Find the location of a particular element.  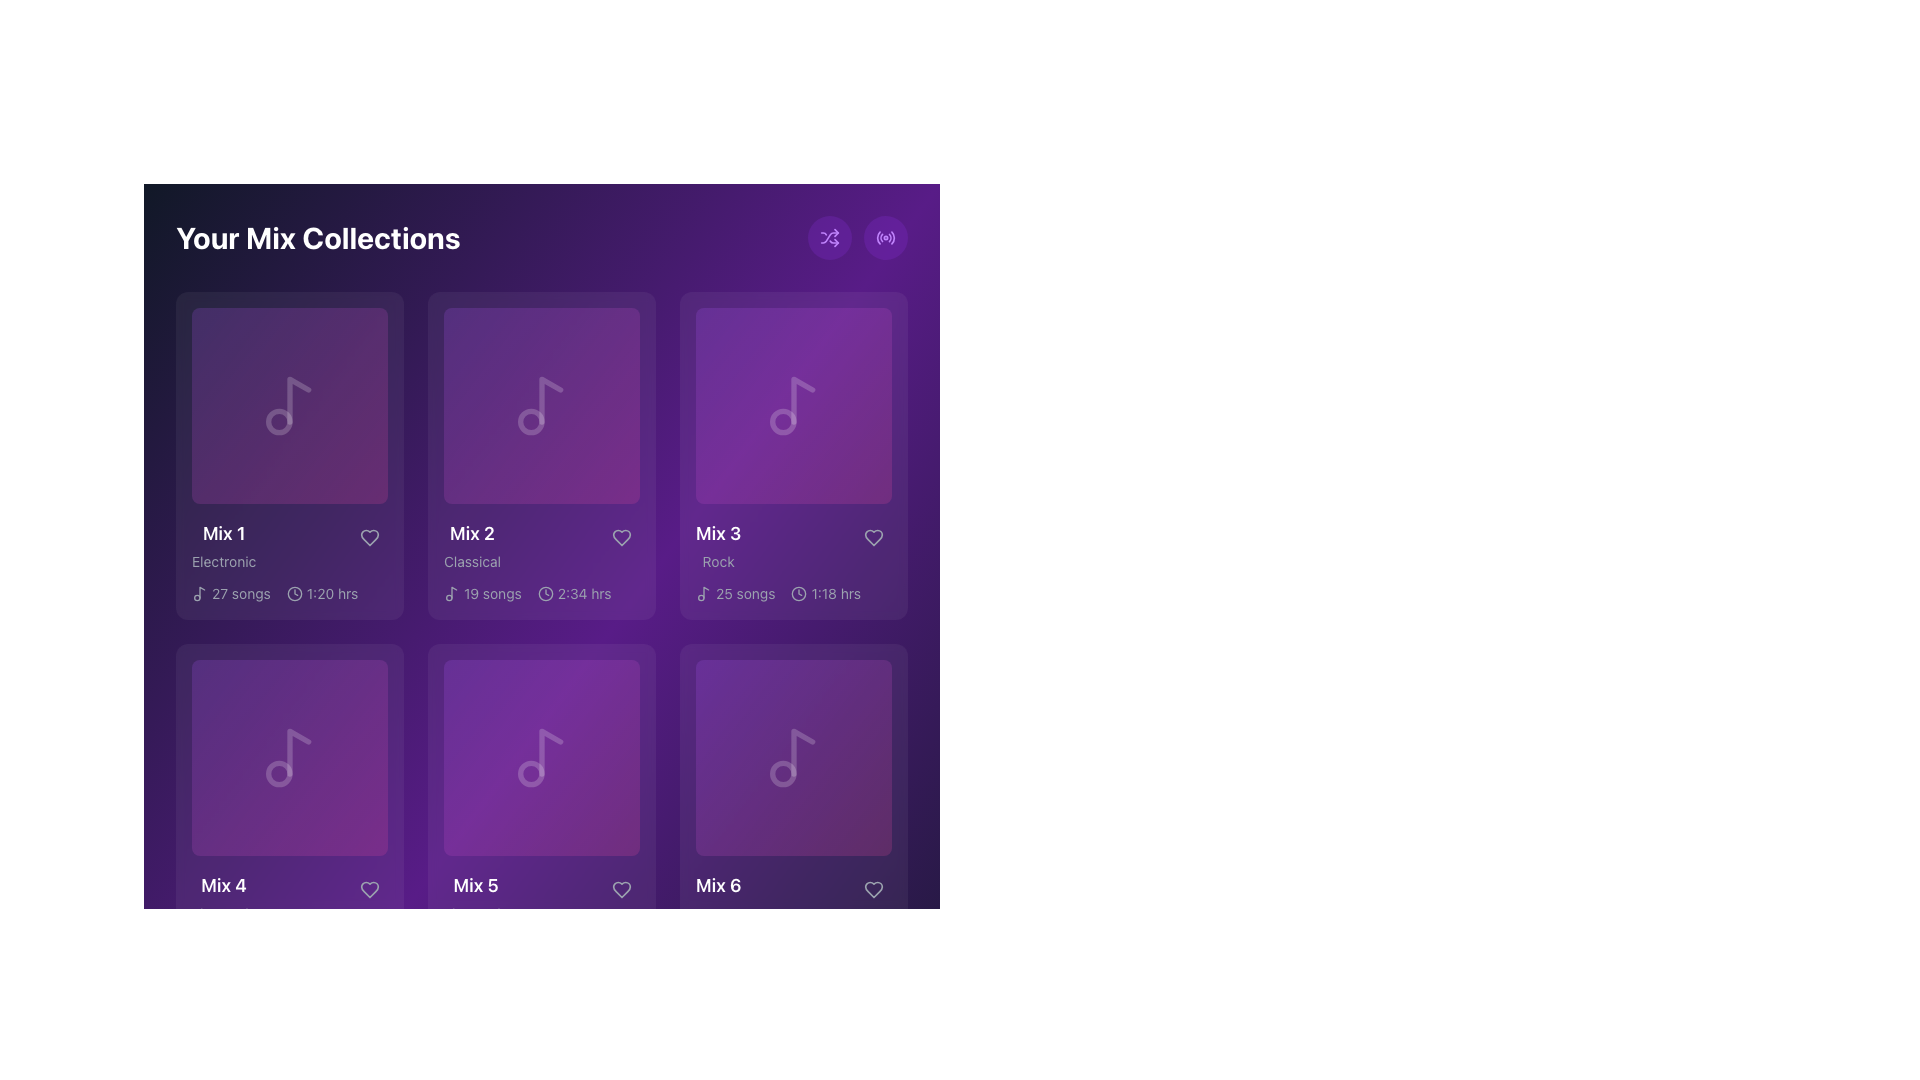

the musical note icon, which is styled with a thin stroke and rounded finish, located in the center of the 'Mix 5' card in the second row and first column of a 2x3 grid of mix cards is located at coordinates (542, 758).